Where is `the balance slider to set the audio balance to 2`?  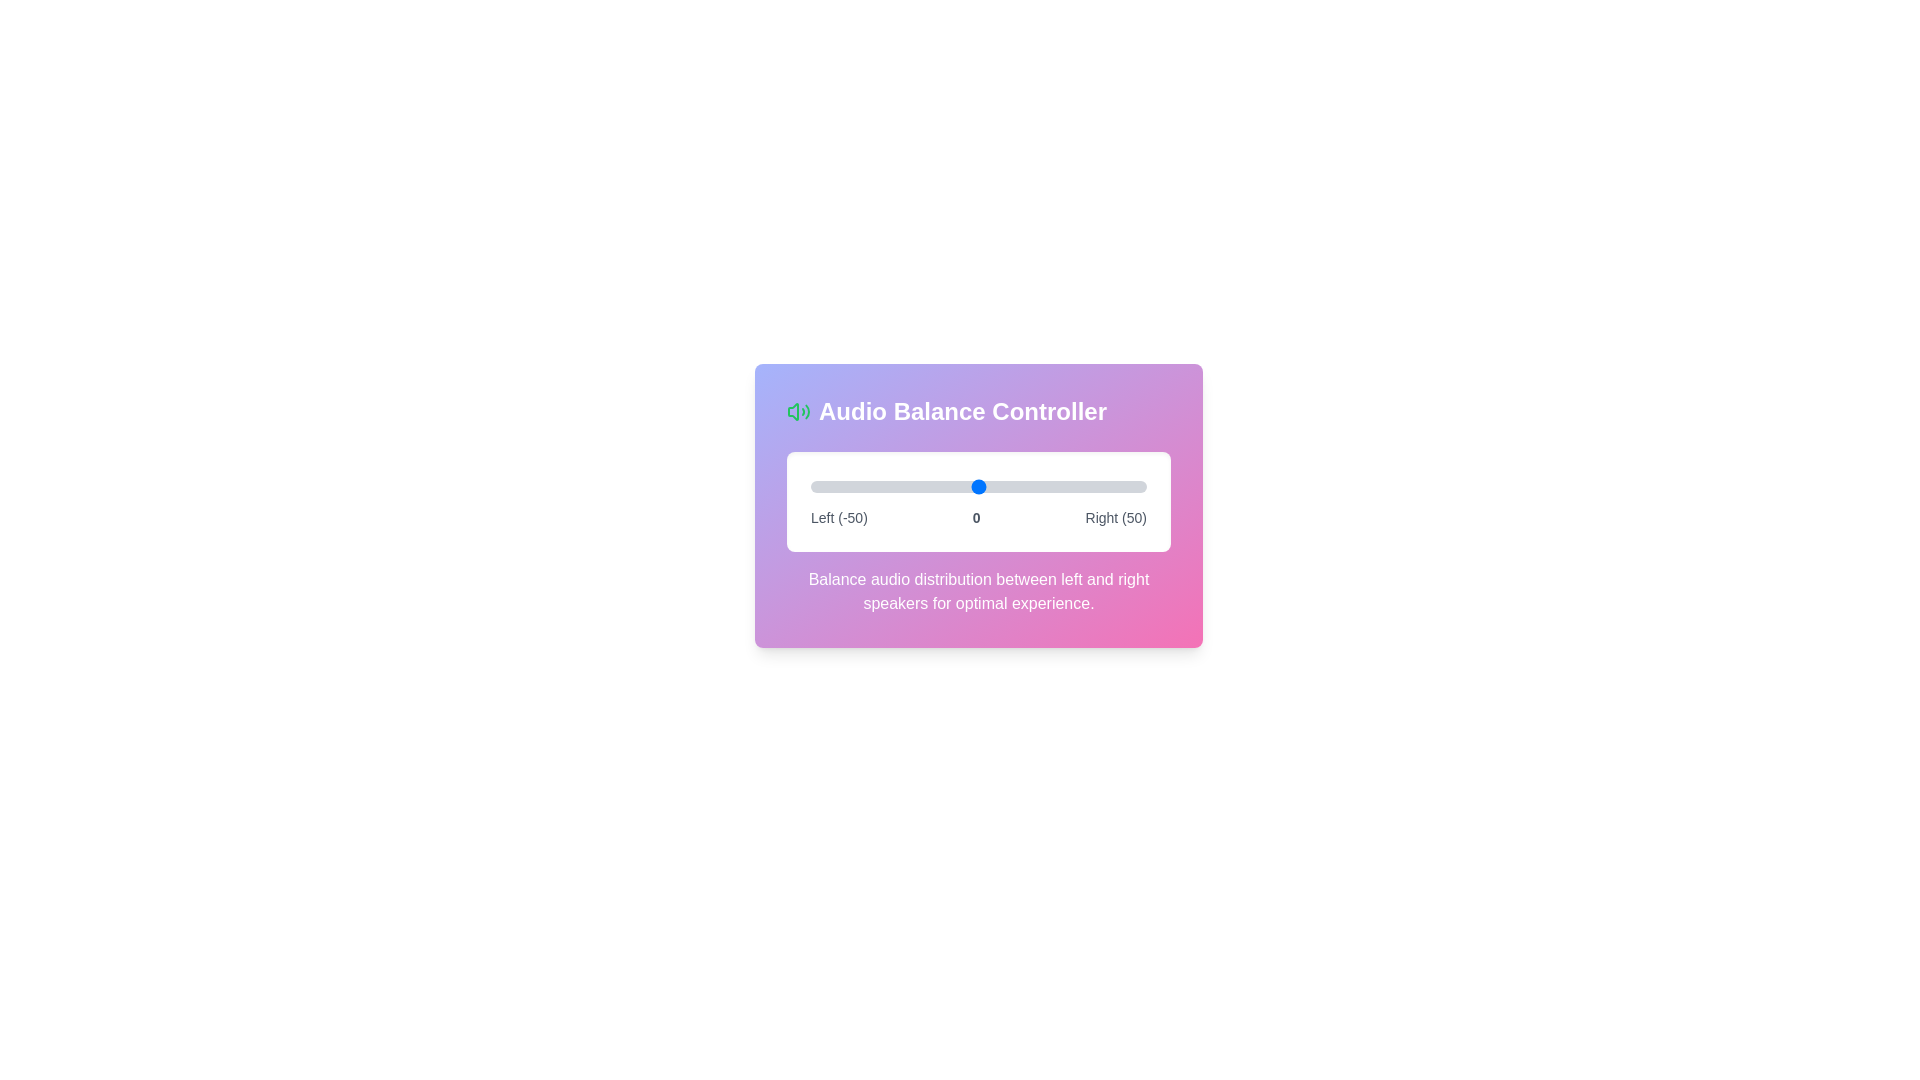
the balance slider to set the audio balance to 2 is located at coordinates (985, 486).